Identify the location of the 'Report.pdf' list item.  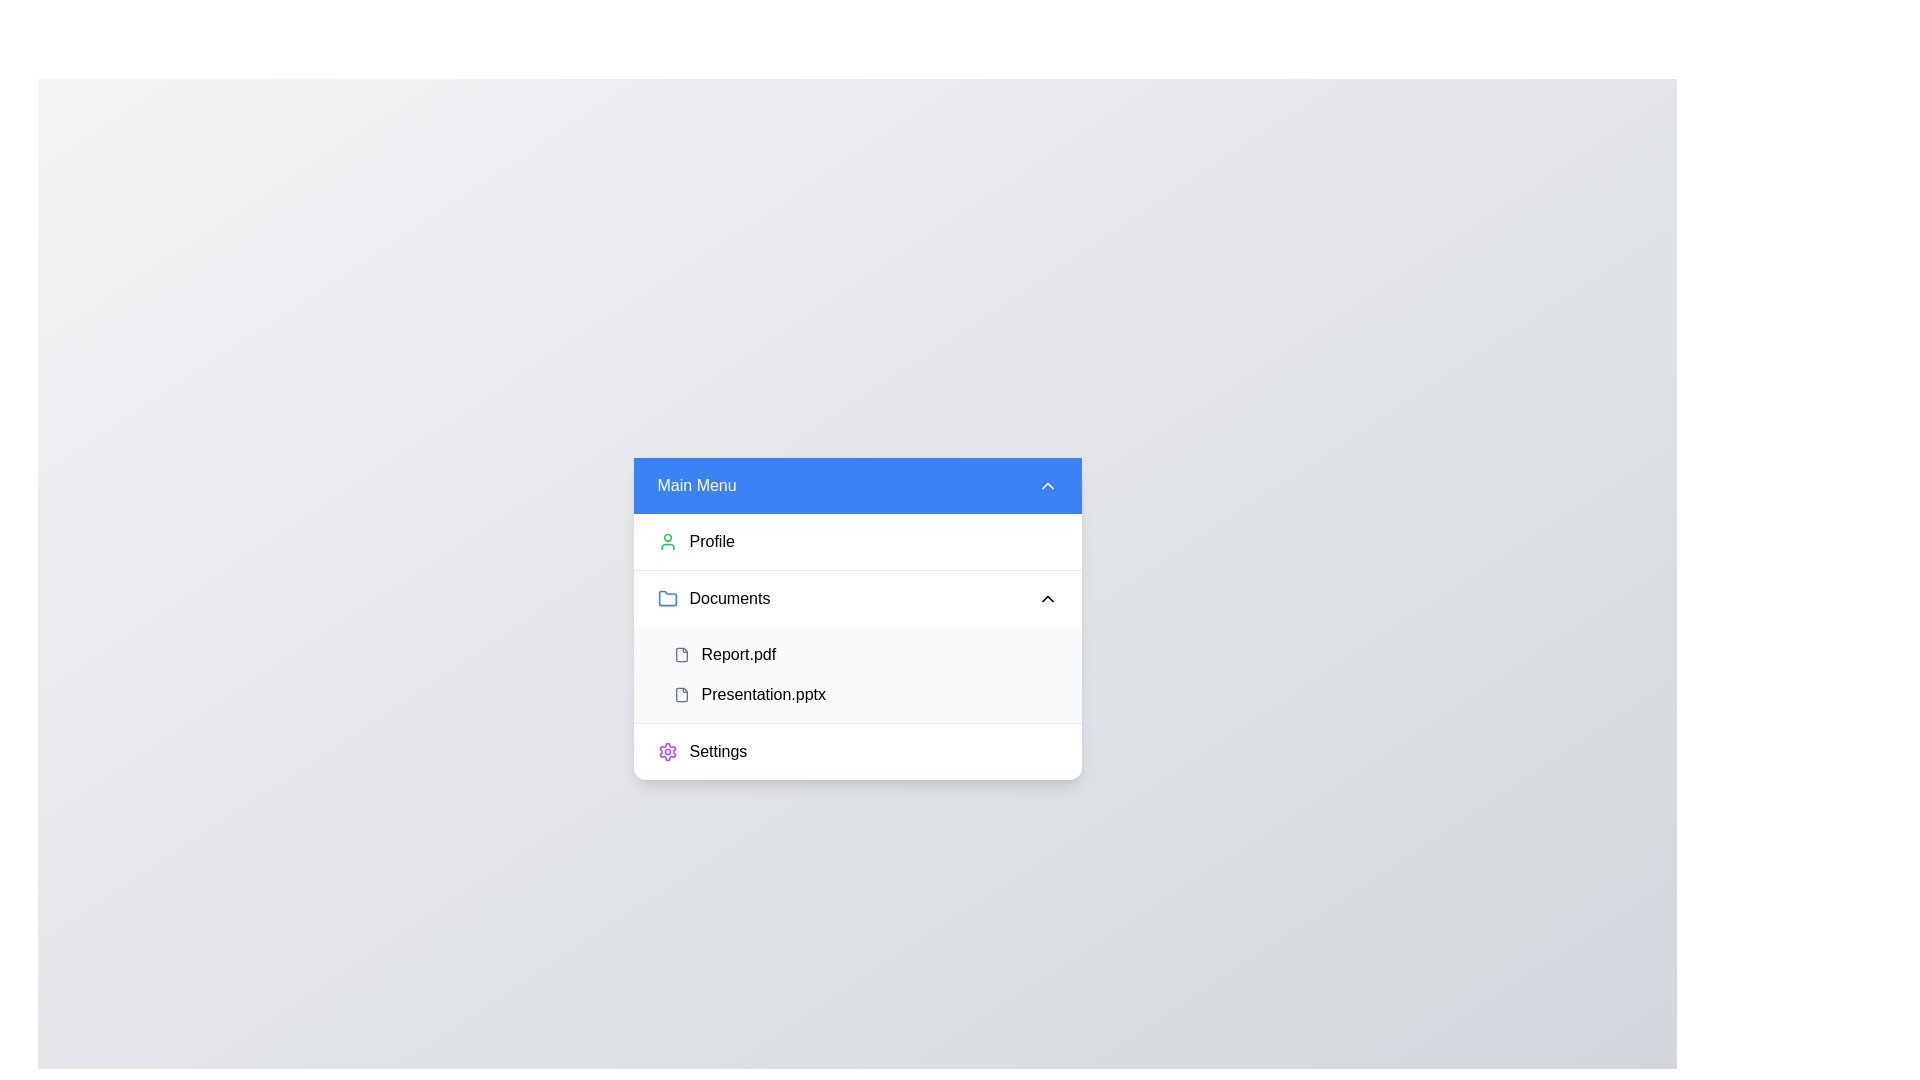
(857, 647).